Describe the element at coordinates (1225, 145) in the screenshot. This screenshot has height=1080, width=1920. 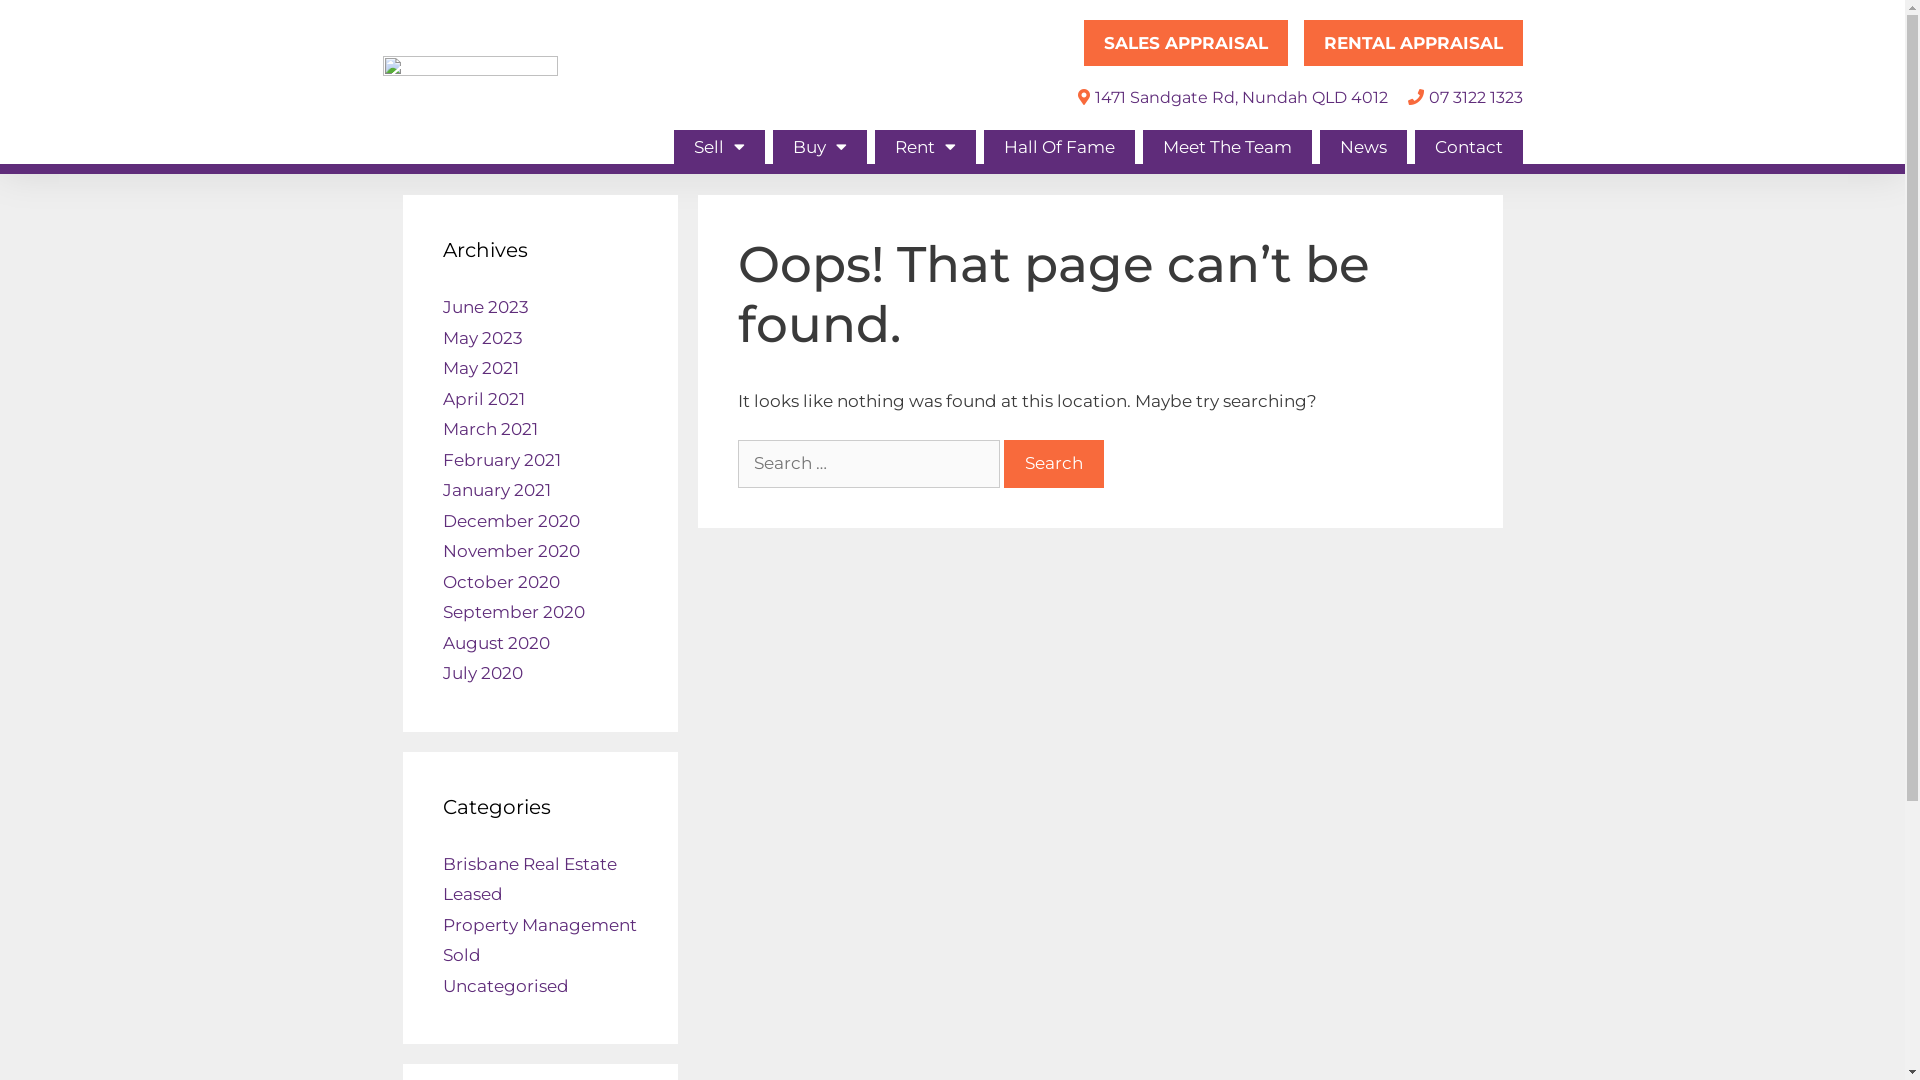
I see `'Meet The Team'` at that location.